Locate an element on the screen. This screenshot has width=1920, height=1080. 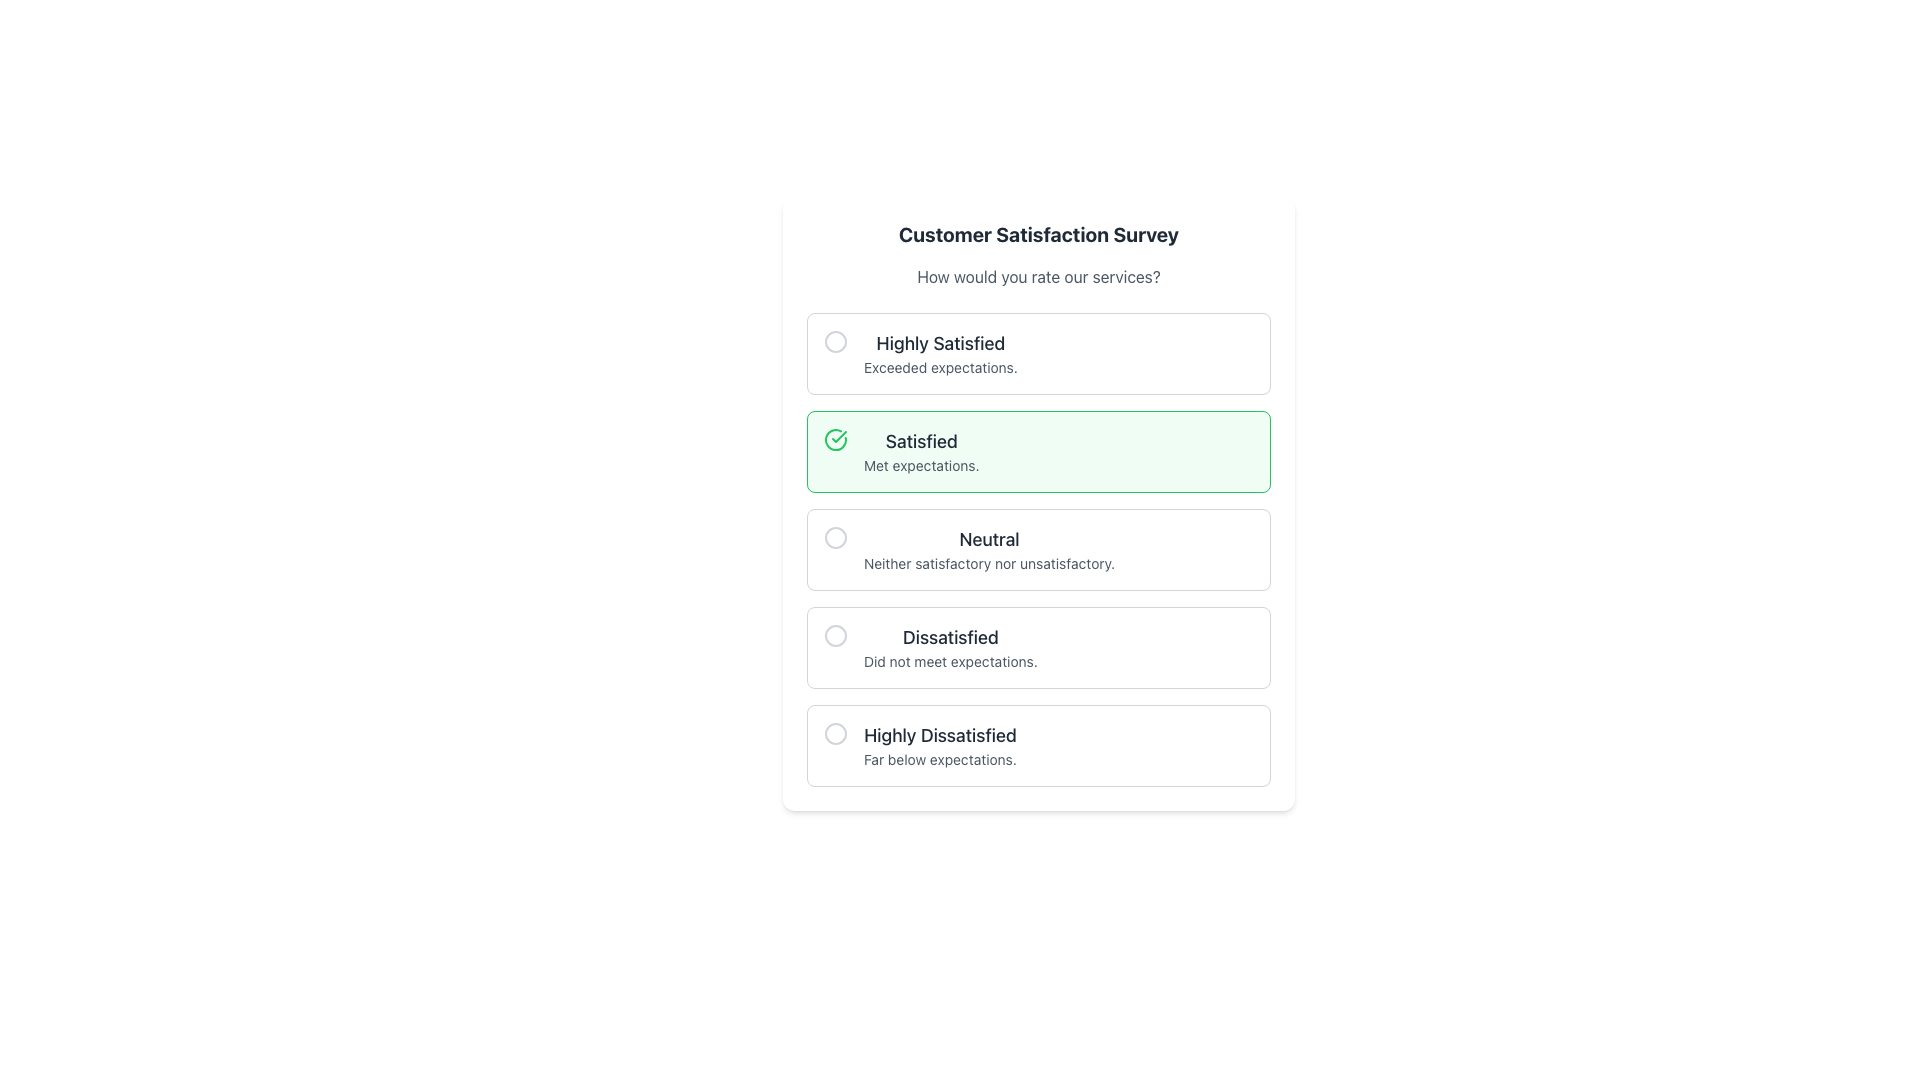
the text block that poses a question to users about their satisfaction with services, located beneath the heading 'Customer Satisfaction Survey' is located at coordinates (1038, 277).